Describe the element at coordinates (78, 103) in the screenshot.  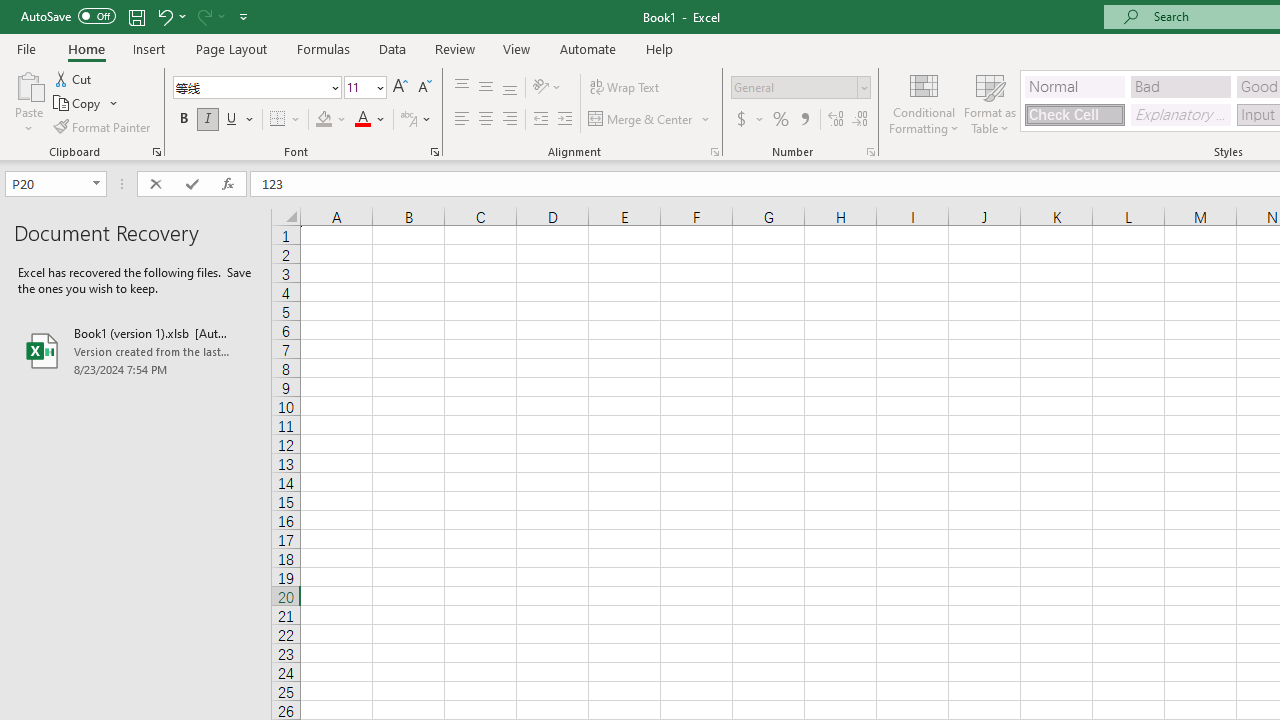
I see `'Copy'` at that location.